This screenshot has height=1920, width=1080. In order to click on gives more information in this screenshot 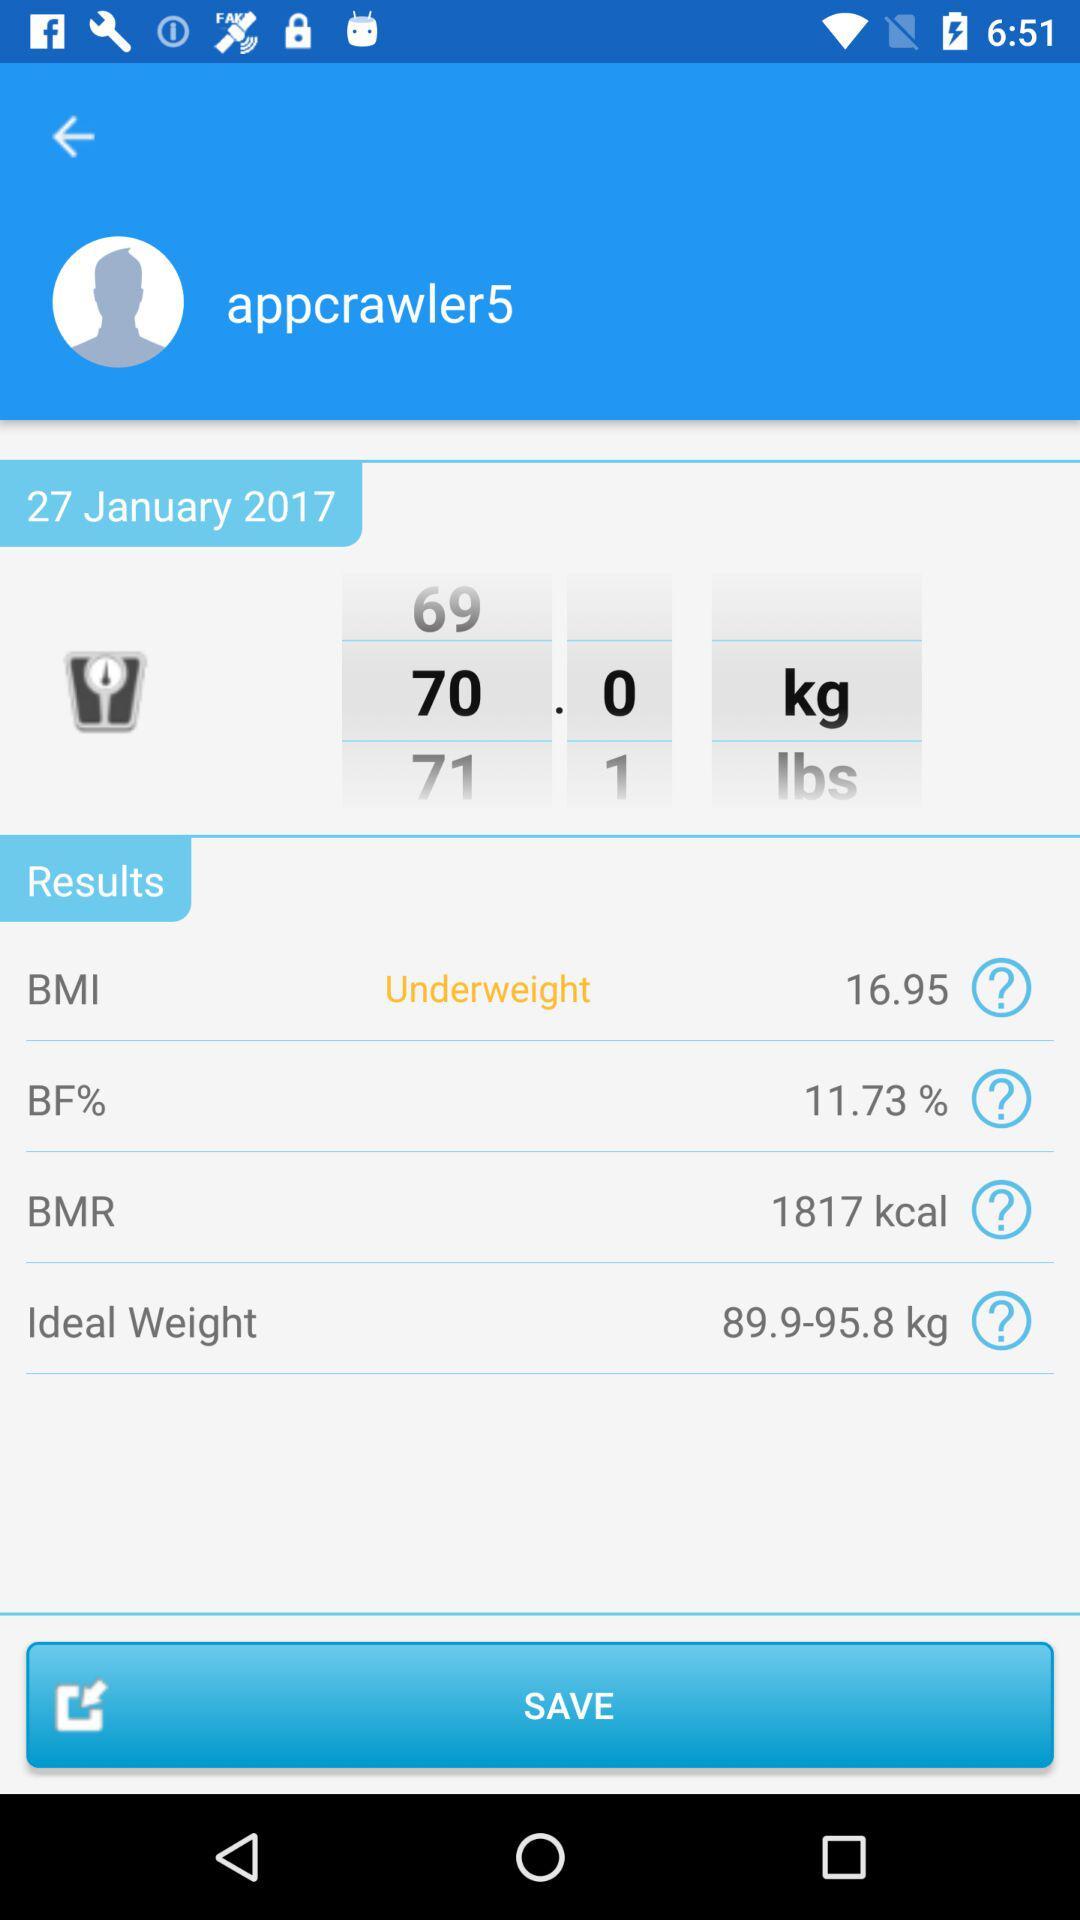, I will do `click(1001, 1320)`.